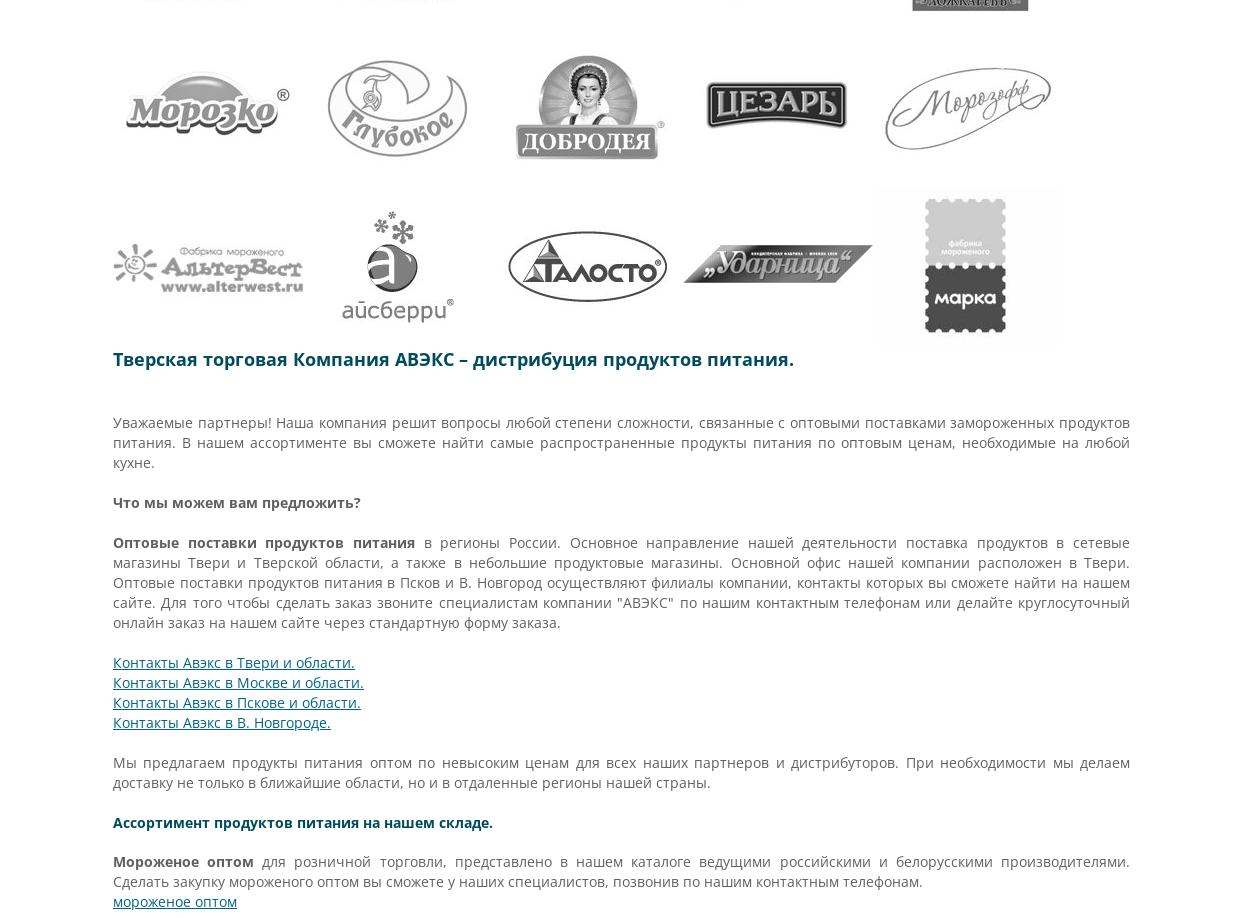 The image size is (1250, 918). What do you see at coordinates (111, 772) in the screenshot?
I see `'Мы предлагаем продукты питания оптом по невысоким ценам для всех наших партнеров и дистрибуторов. При необходимости мы делаем доставку не только в ближайшие области, но и в отдаленные регионы нашей страны.'` at bounding box center [111, 772].